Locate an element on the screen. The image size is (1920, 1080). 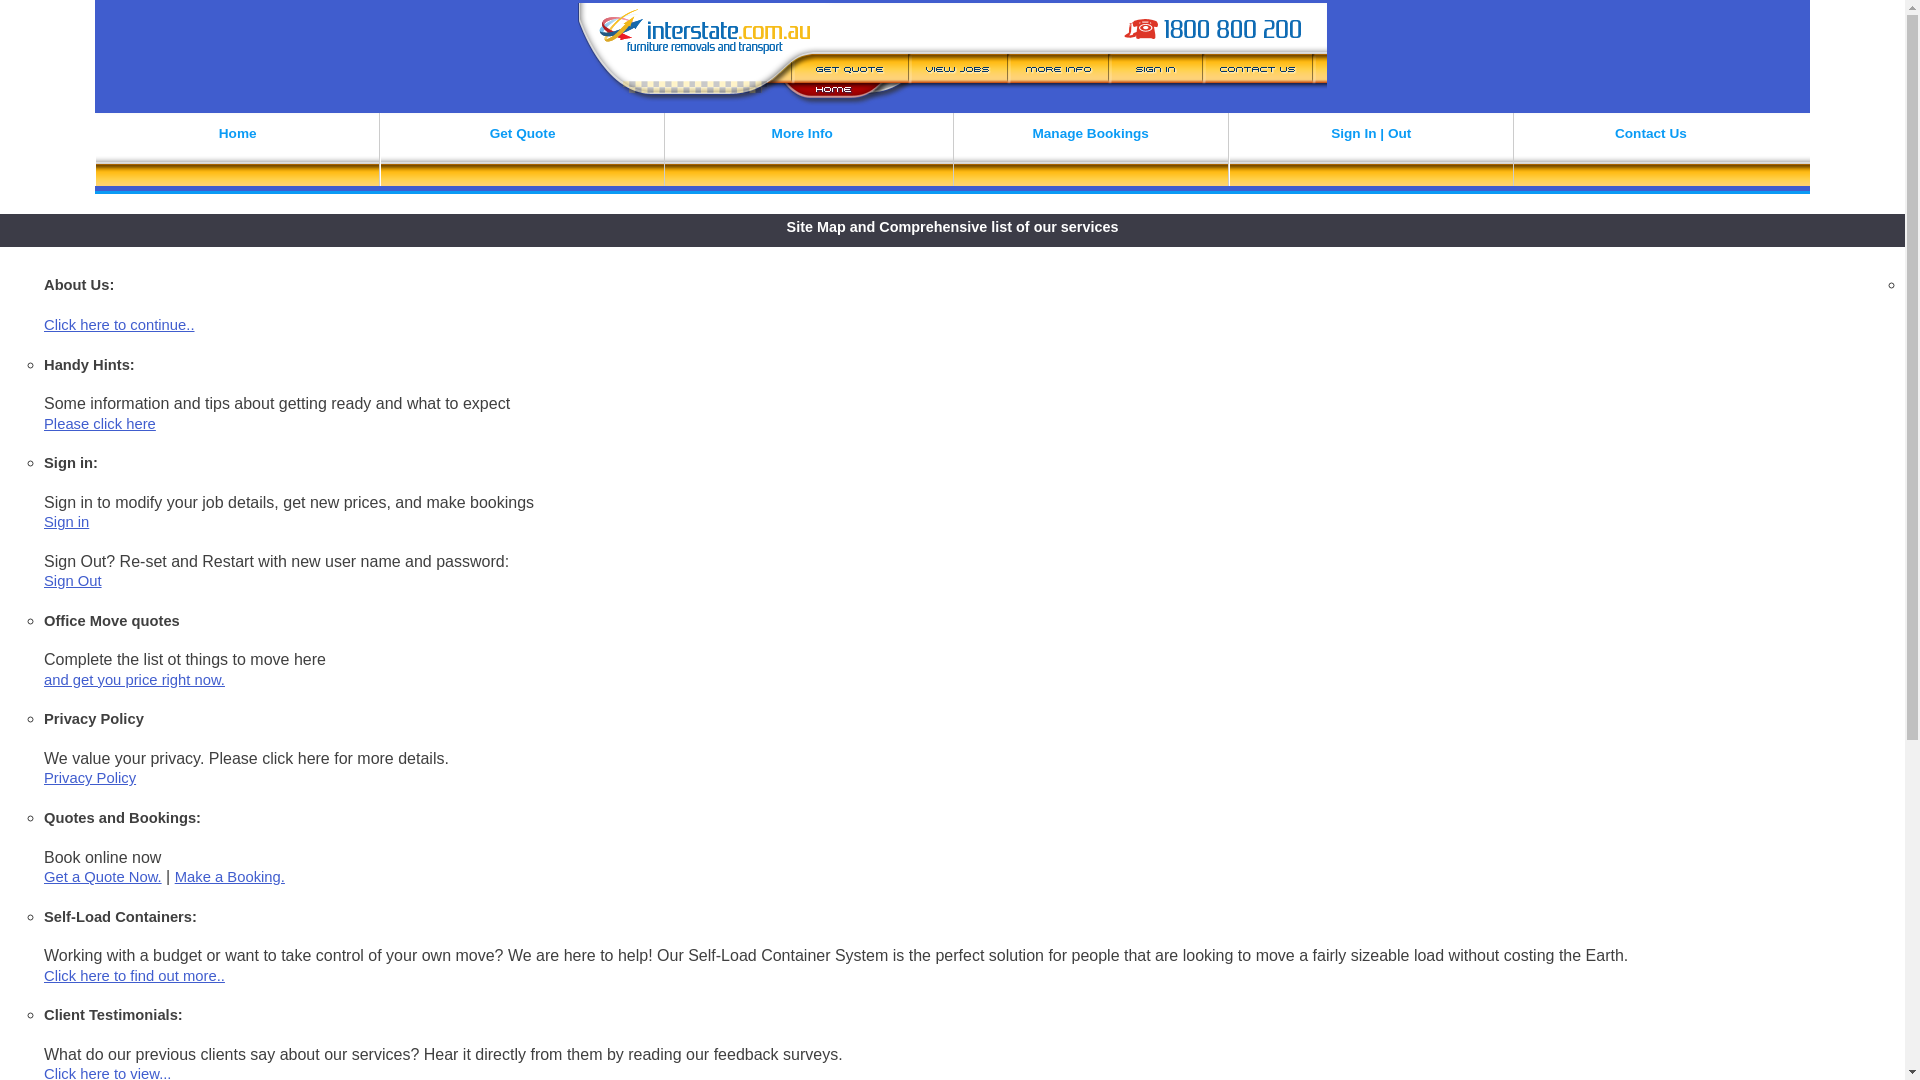
'Get Quote' is located at coordinates (522, 152).